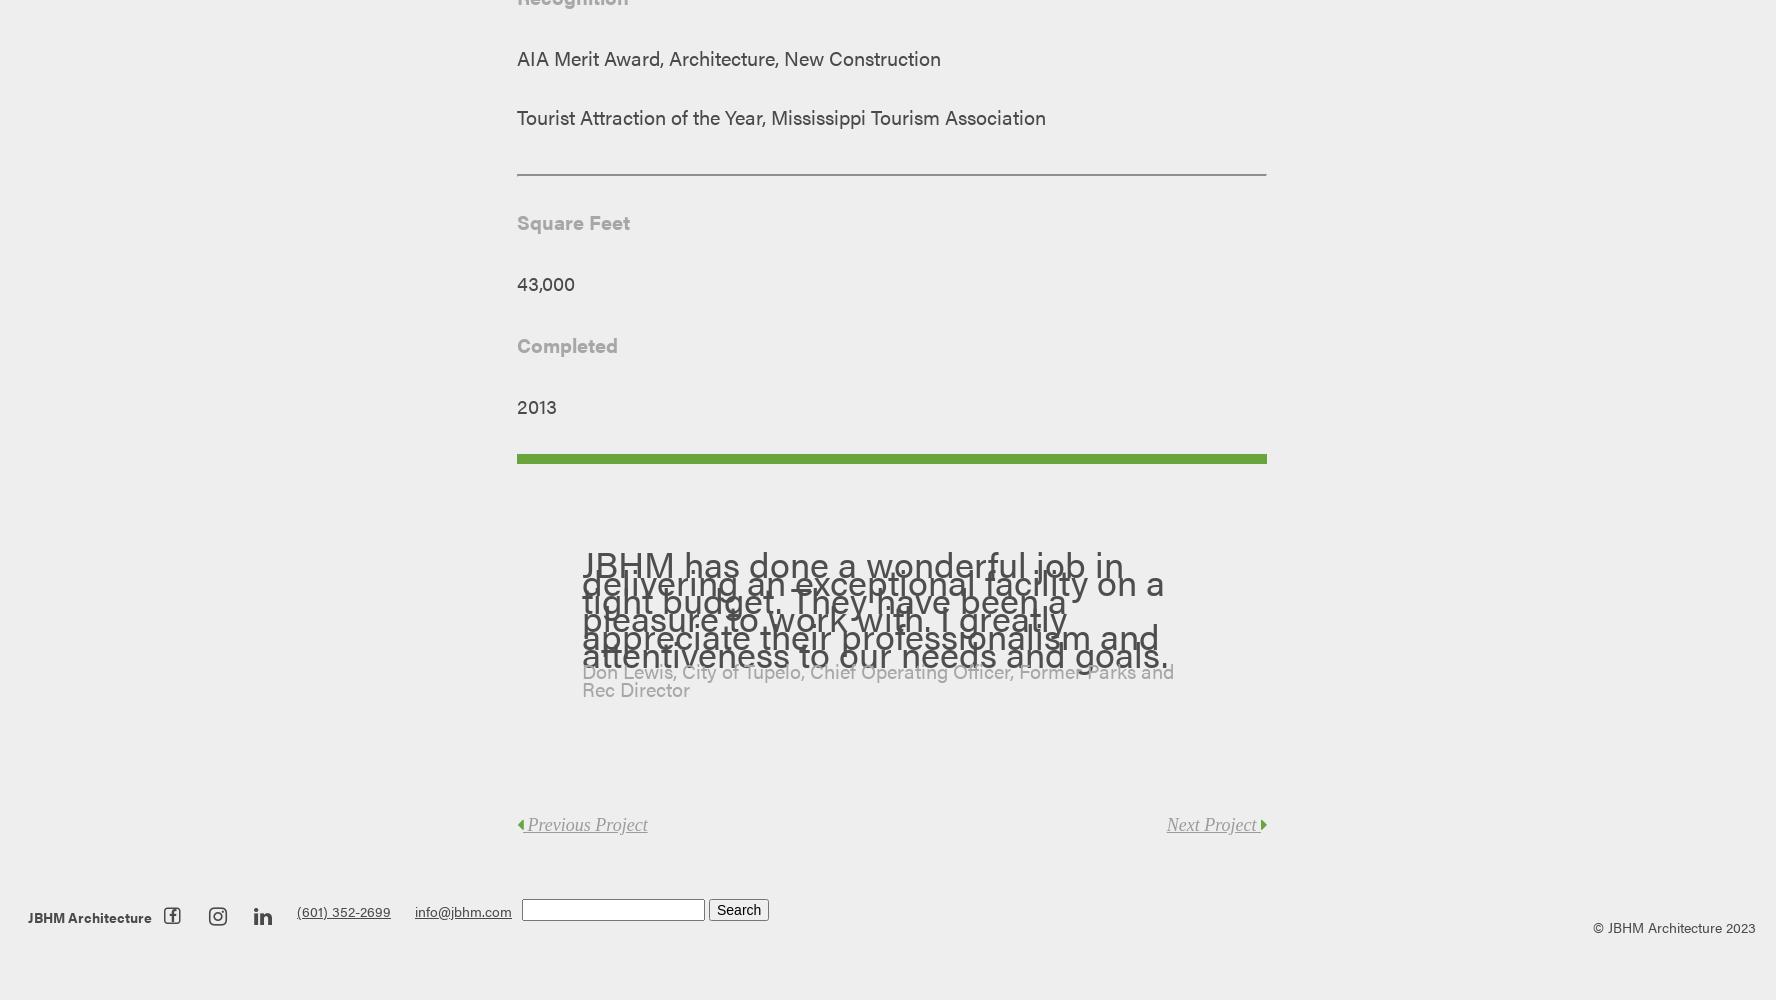 This screenshot has width=1776, height=1000. What do you see at coordinates (1673, 927) in the screenshot?
I see `'© JBHM Architecture 2023'` at bounding box center [1673, 927].